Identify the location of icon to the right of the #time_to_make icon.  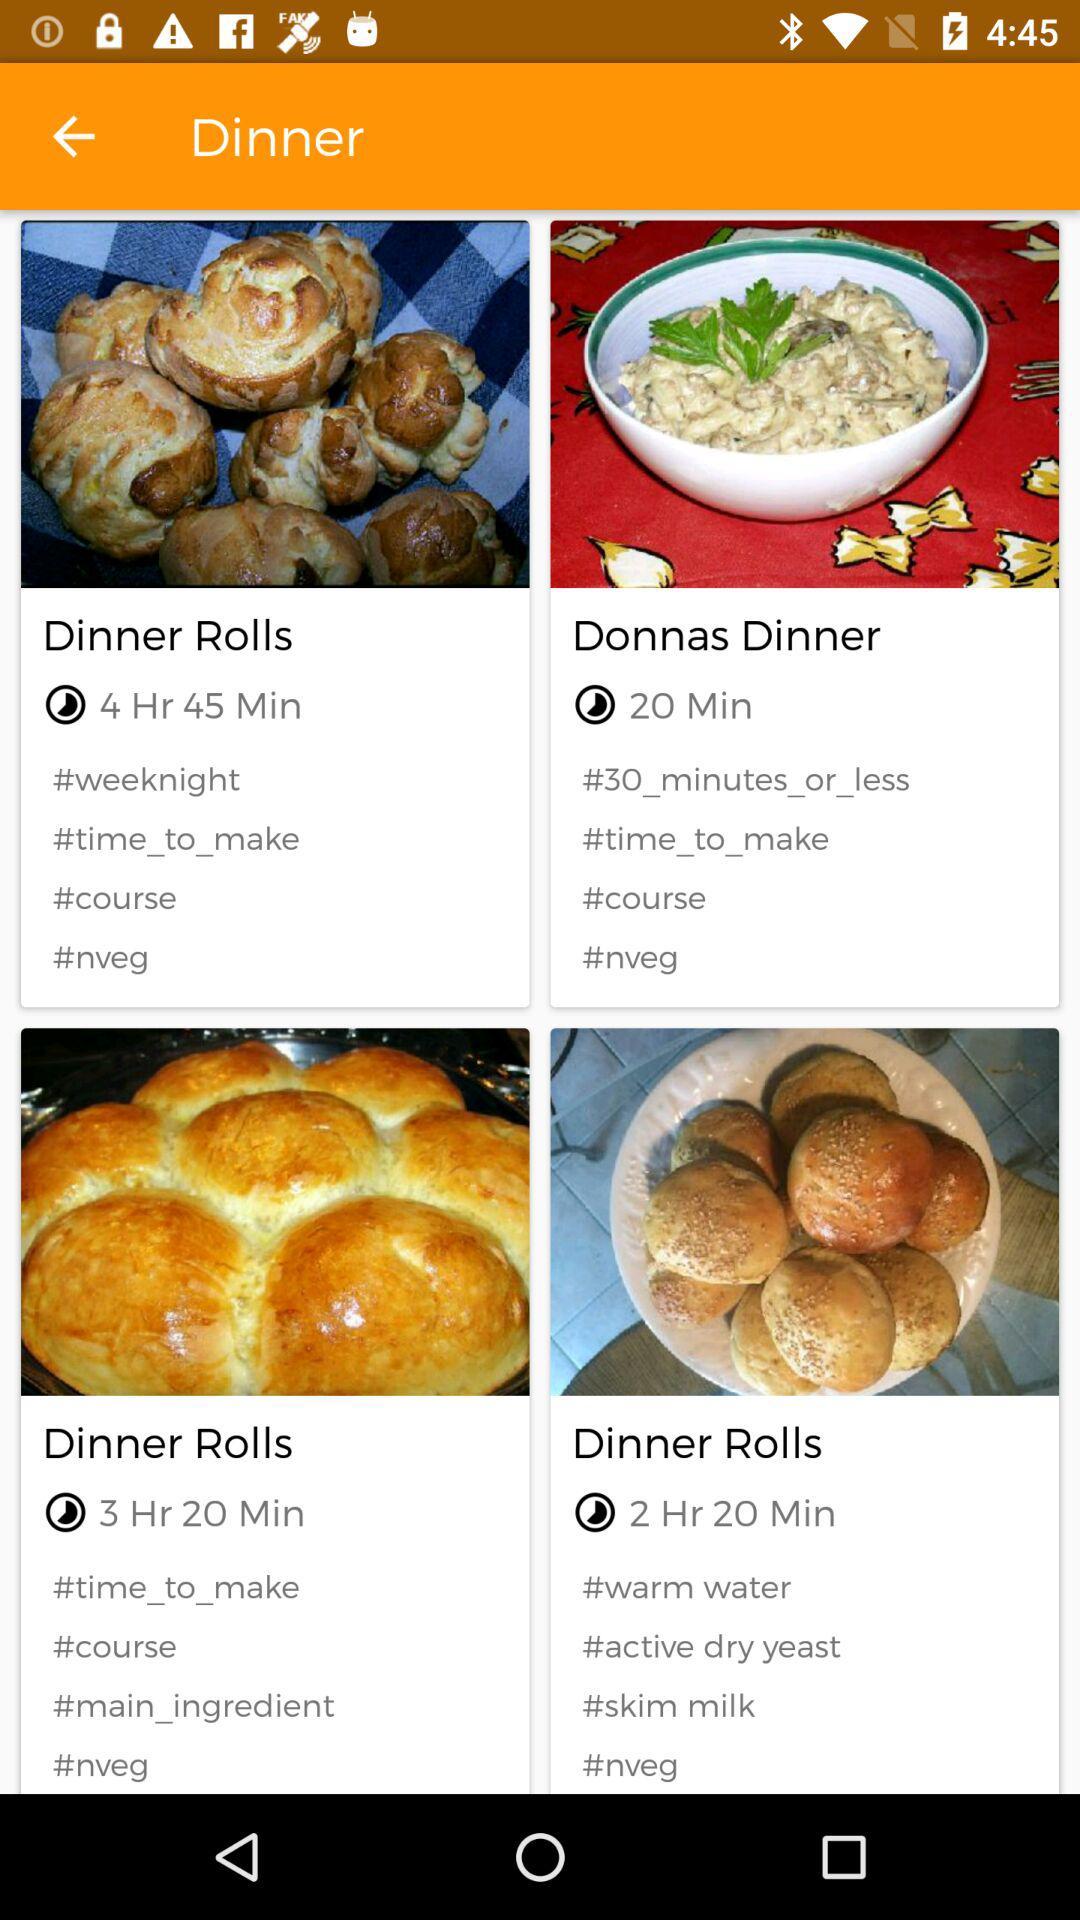
(803, 1585).